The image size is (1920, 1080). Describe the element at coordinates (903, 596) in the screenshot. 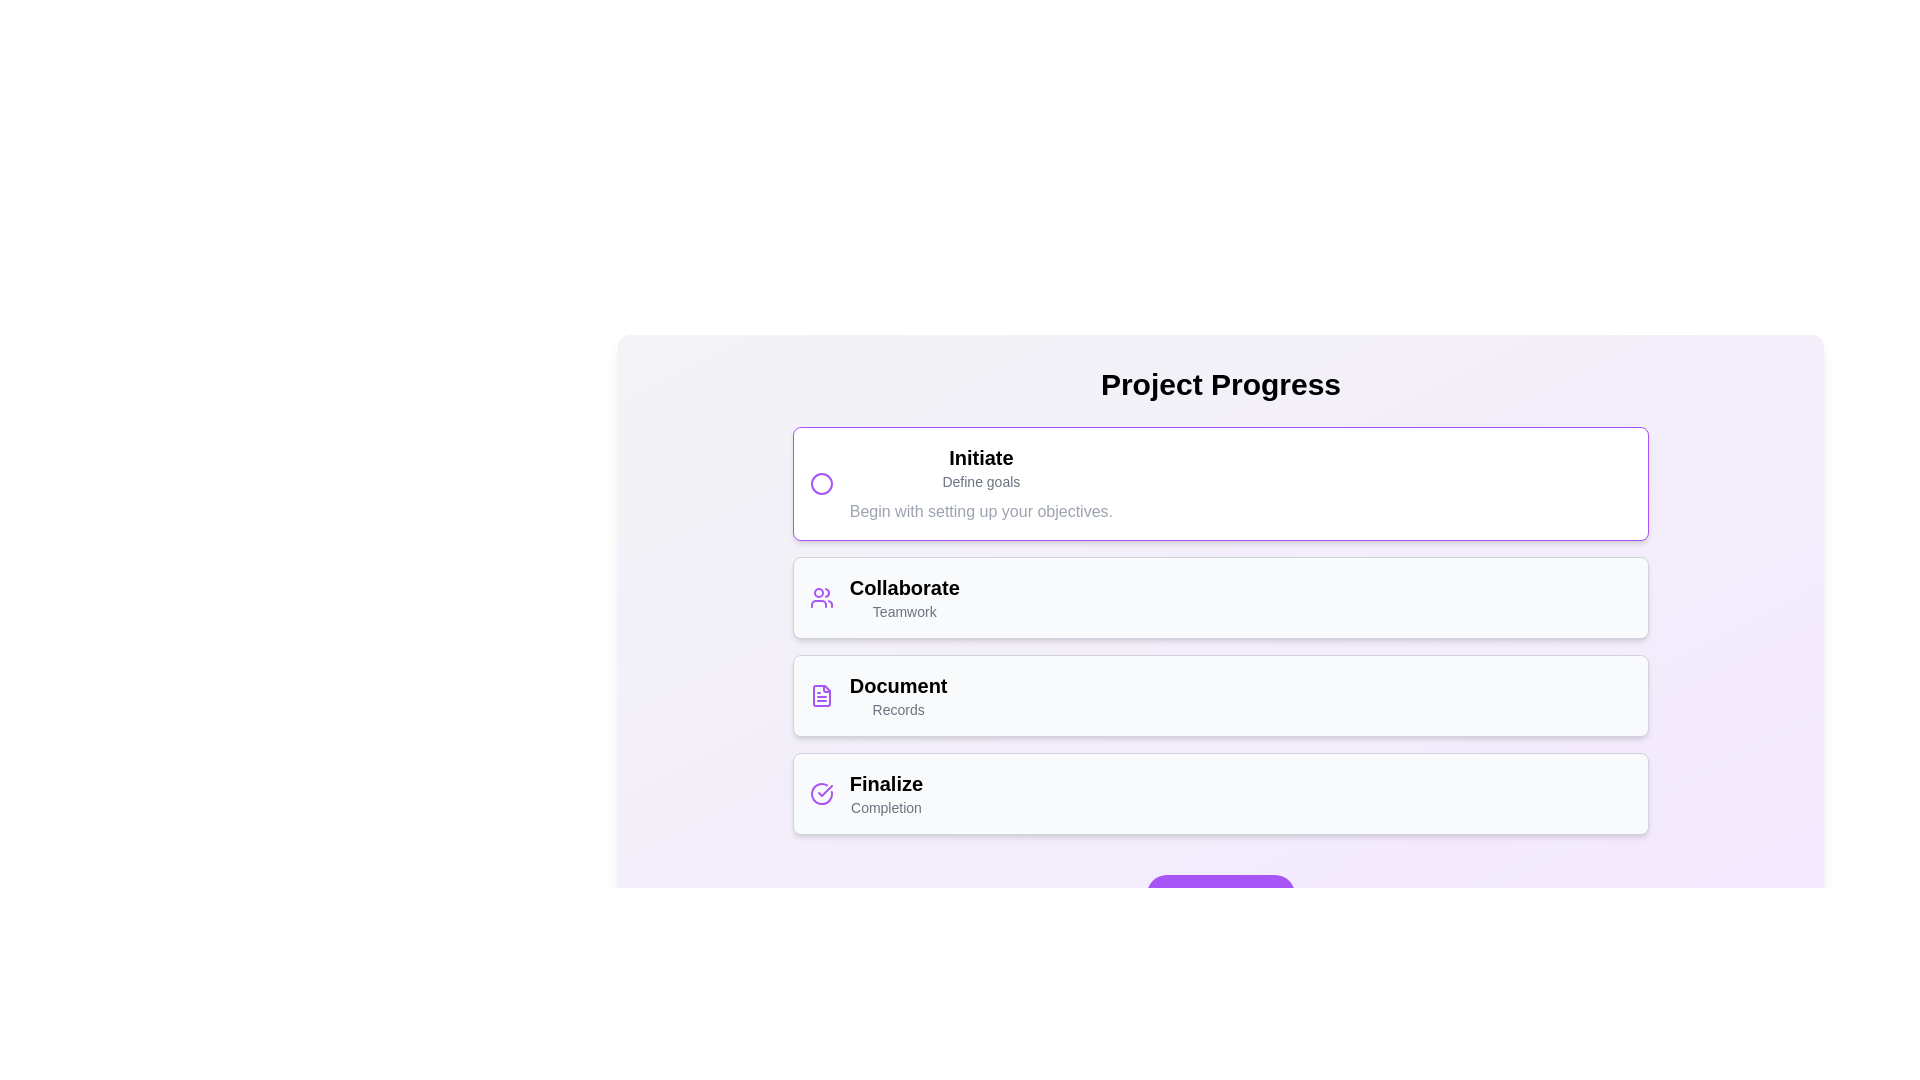

I see `text of the 'Collaborate' step label, which is the second card in a vertical list of tasks, positioned between the 'Initiate' and 'Document' cards` at that location.